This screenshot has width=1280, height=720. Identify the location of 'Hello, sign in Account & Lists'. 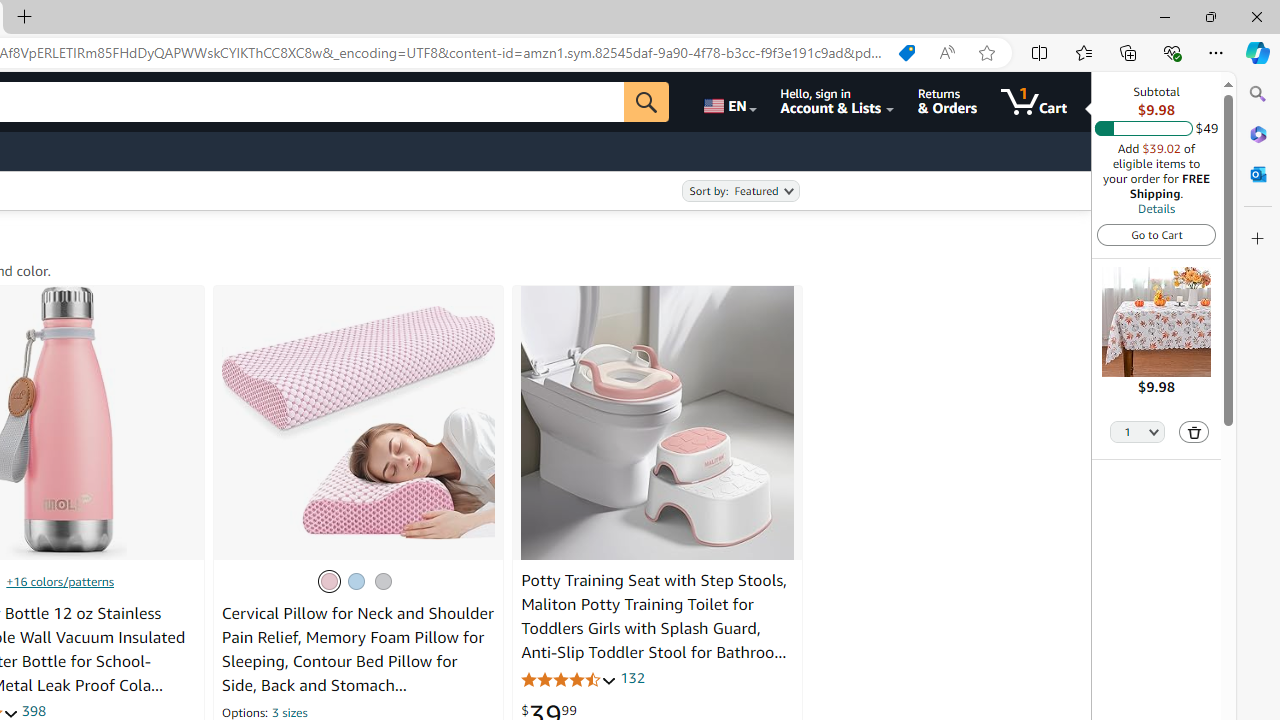
(837, 101).